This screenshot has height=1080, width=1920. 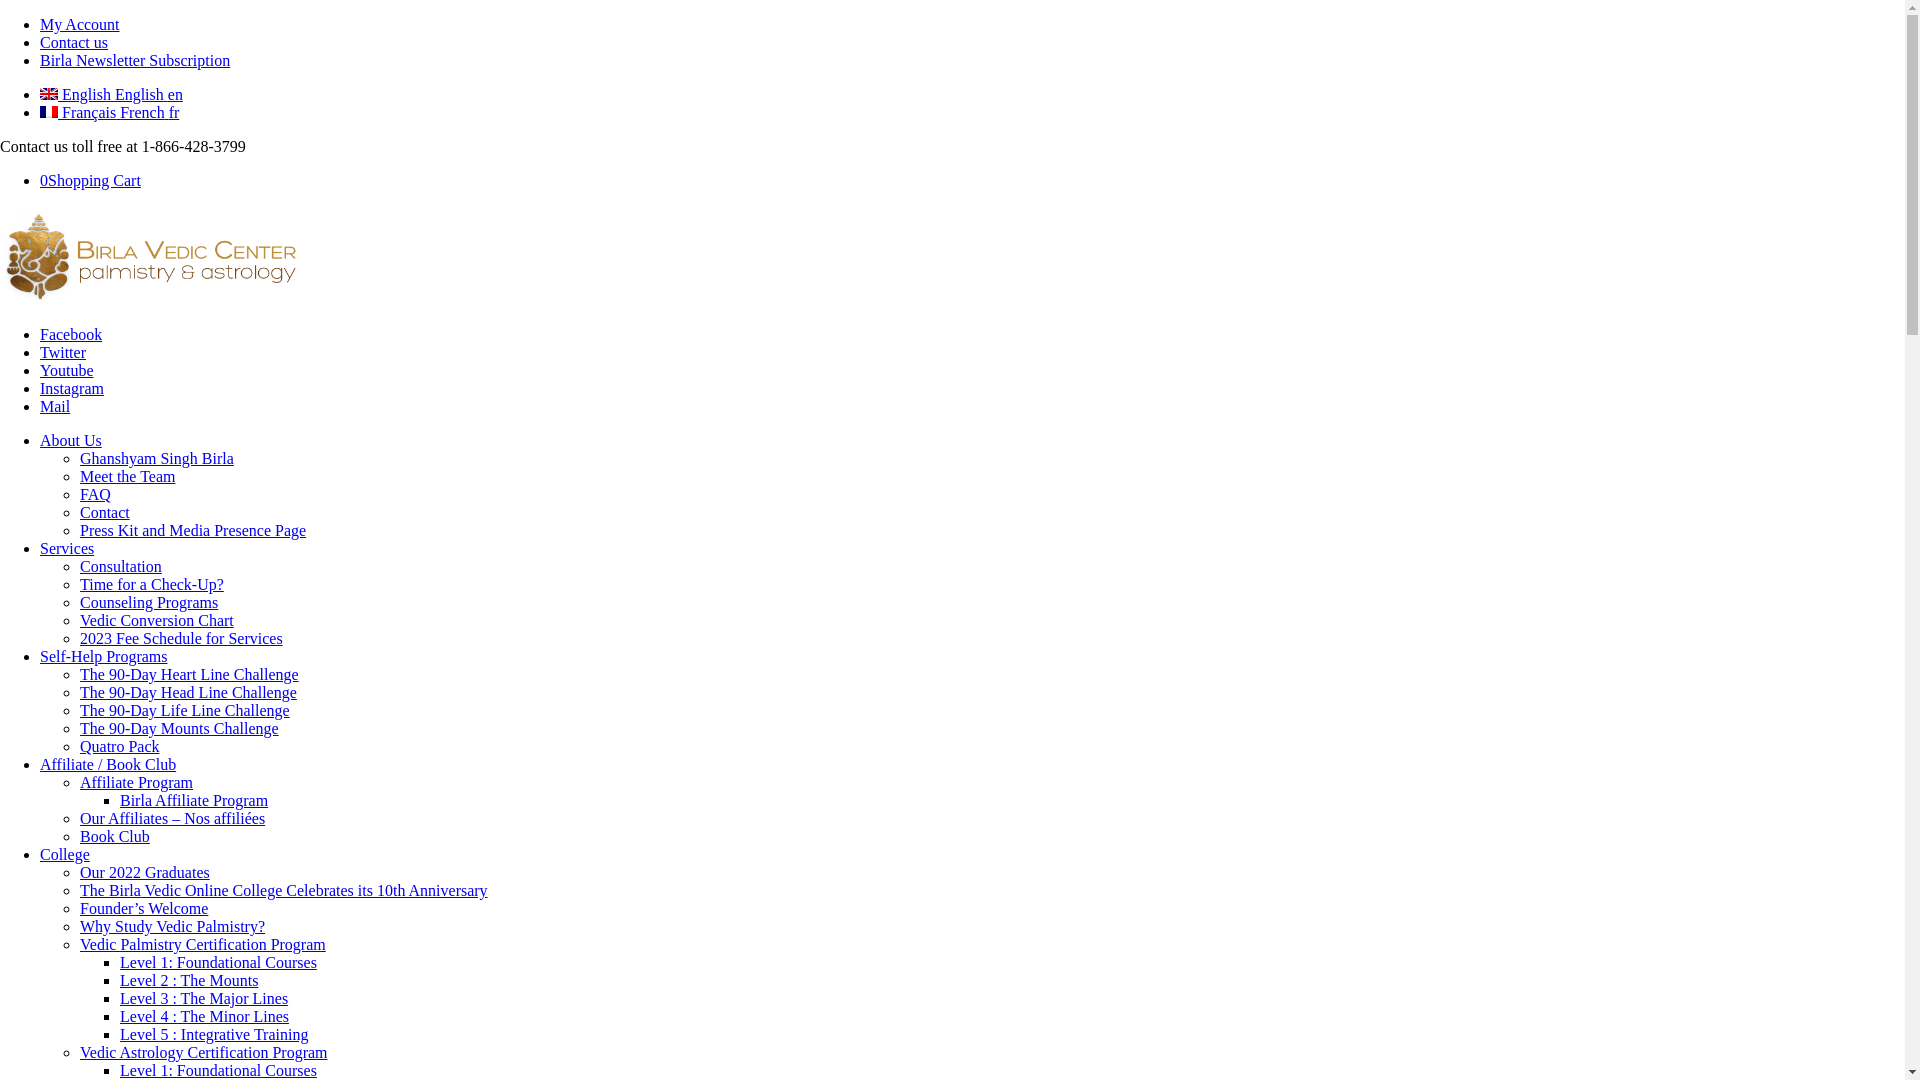 I want to click on 'About Us', so click(x=71, y=439).